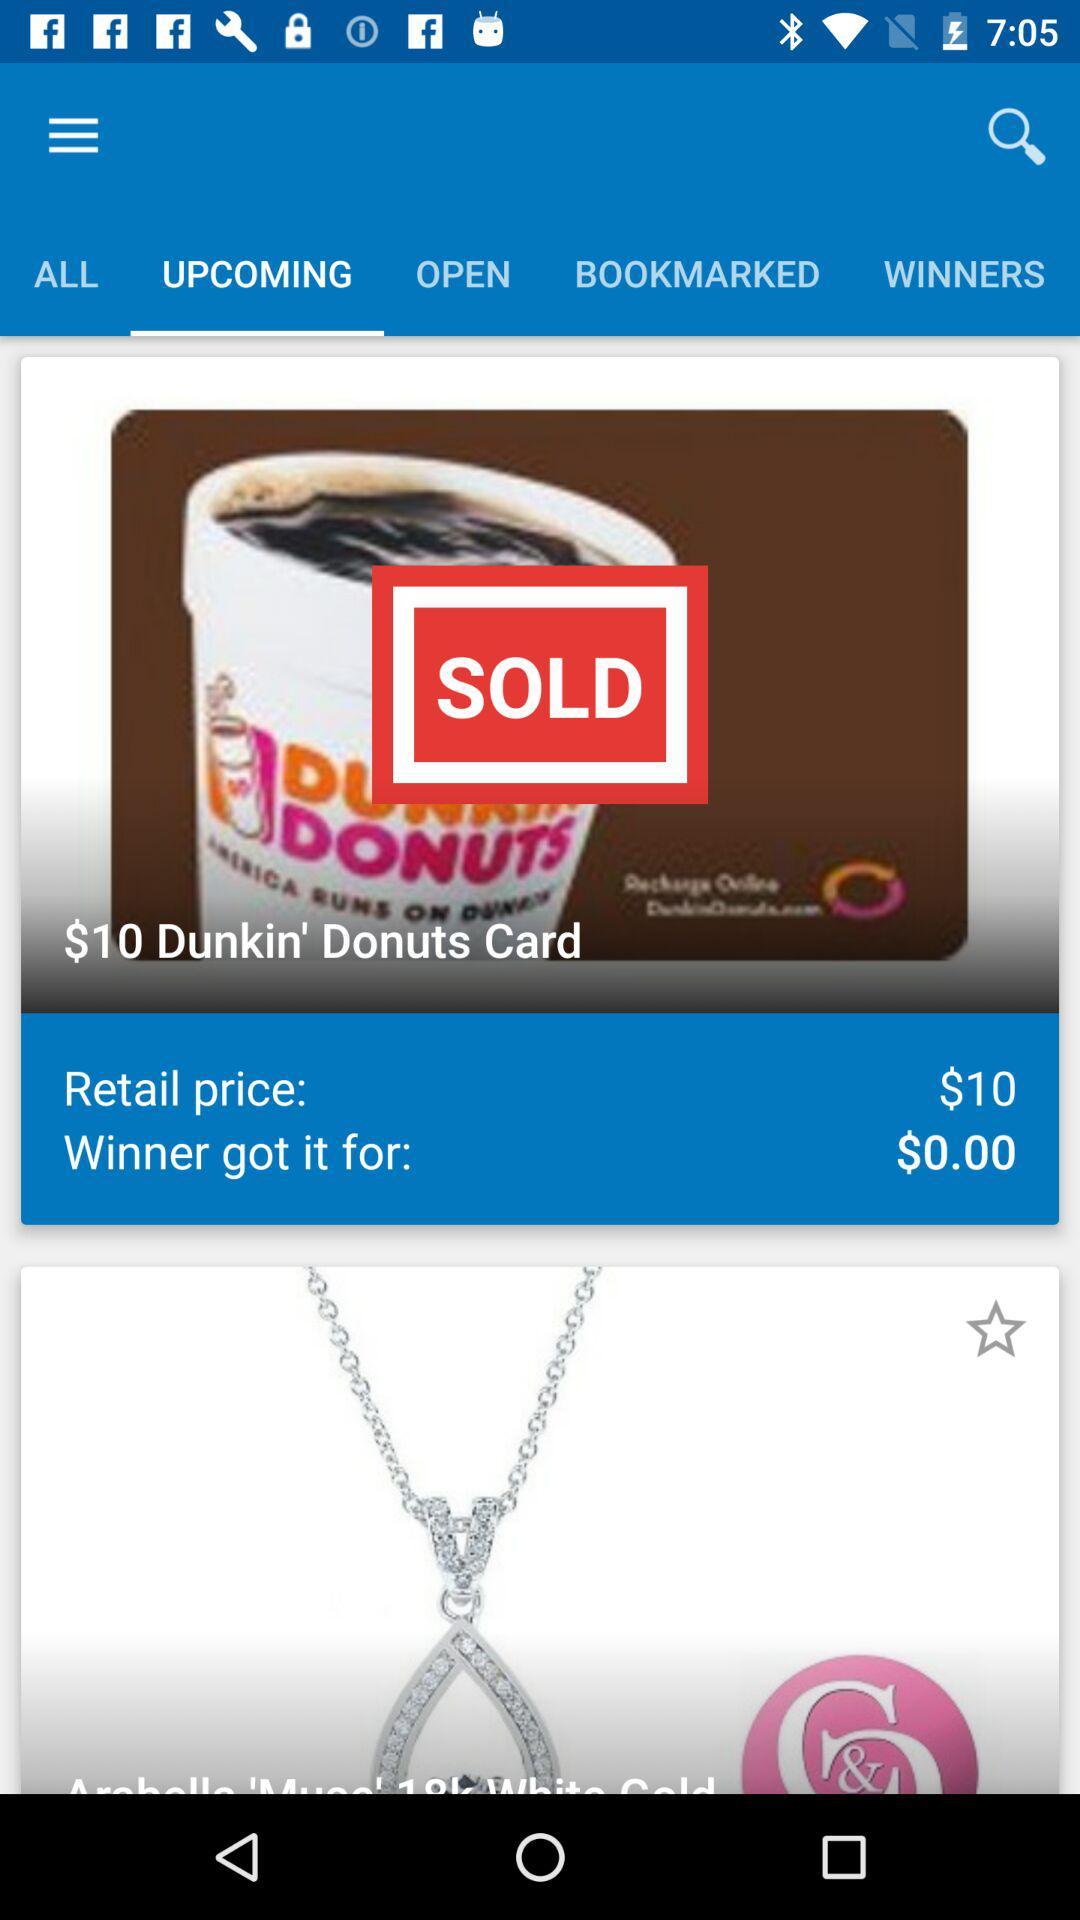  Describe the element at coordinates (995, 1329) in the screenshot. I see `this item` at that location.